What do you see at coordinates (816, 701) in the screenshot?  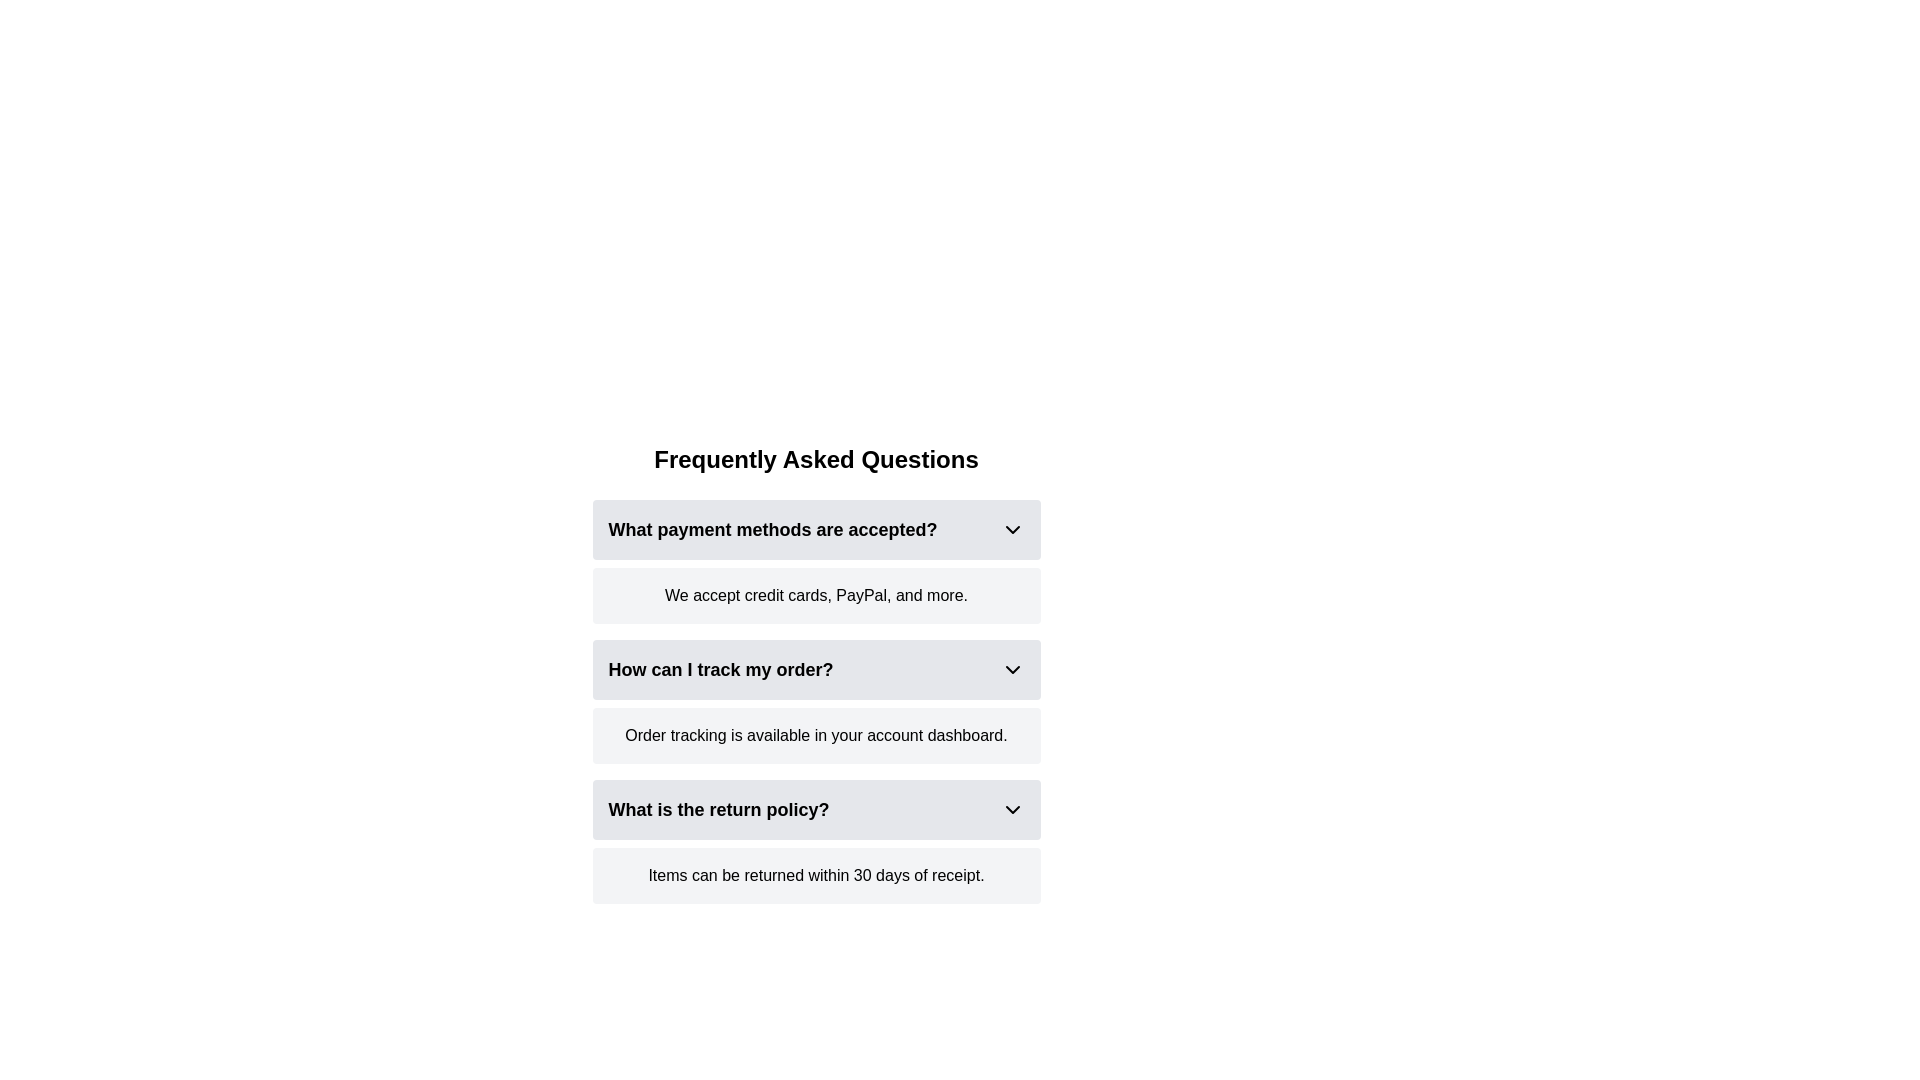 I see `the collapsible FAQ item titled 'How can I track my order?'` at bounding box center [816, 701].